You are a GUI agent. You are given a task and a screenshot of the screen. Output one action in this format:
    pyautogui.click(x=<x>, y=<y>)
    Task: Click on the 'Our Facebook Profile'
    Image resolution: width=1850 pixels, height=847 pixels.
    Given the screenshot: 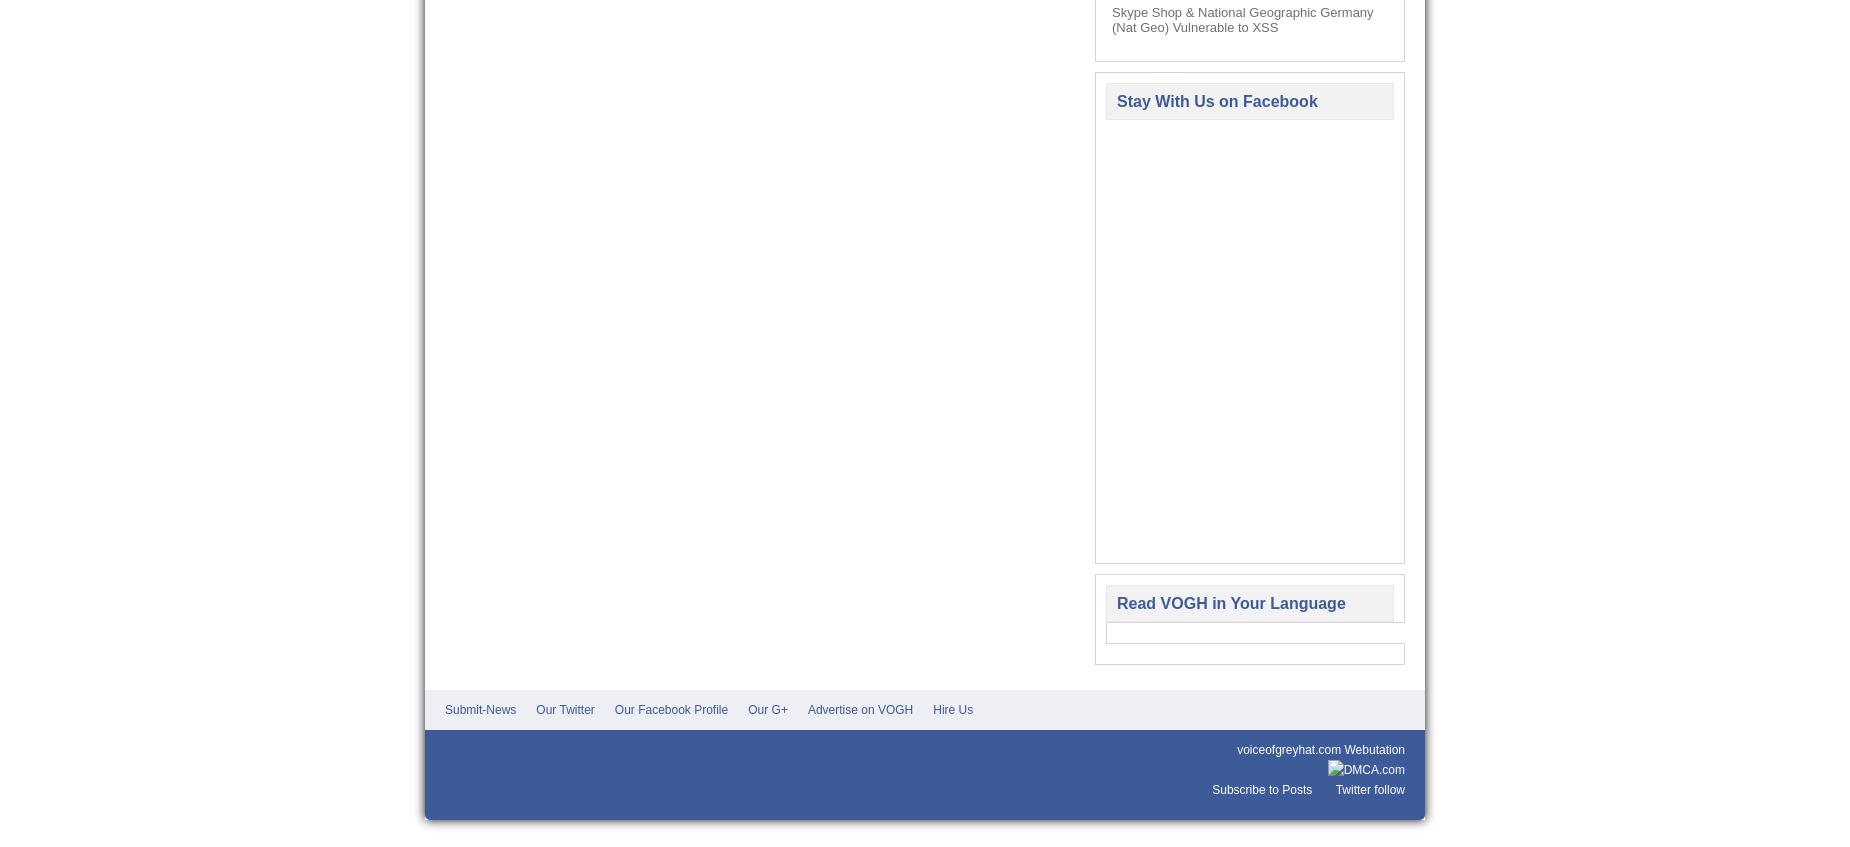 What is the action you would take?
    pyautogui.click(x=670, y=710)
    